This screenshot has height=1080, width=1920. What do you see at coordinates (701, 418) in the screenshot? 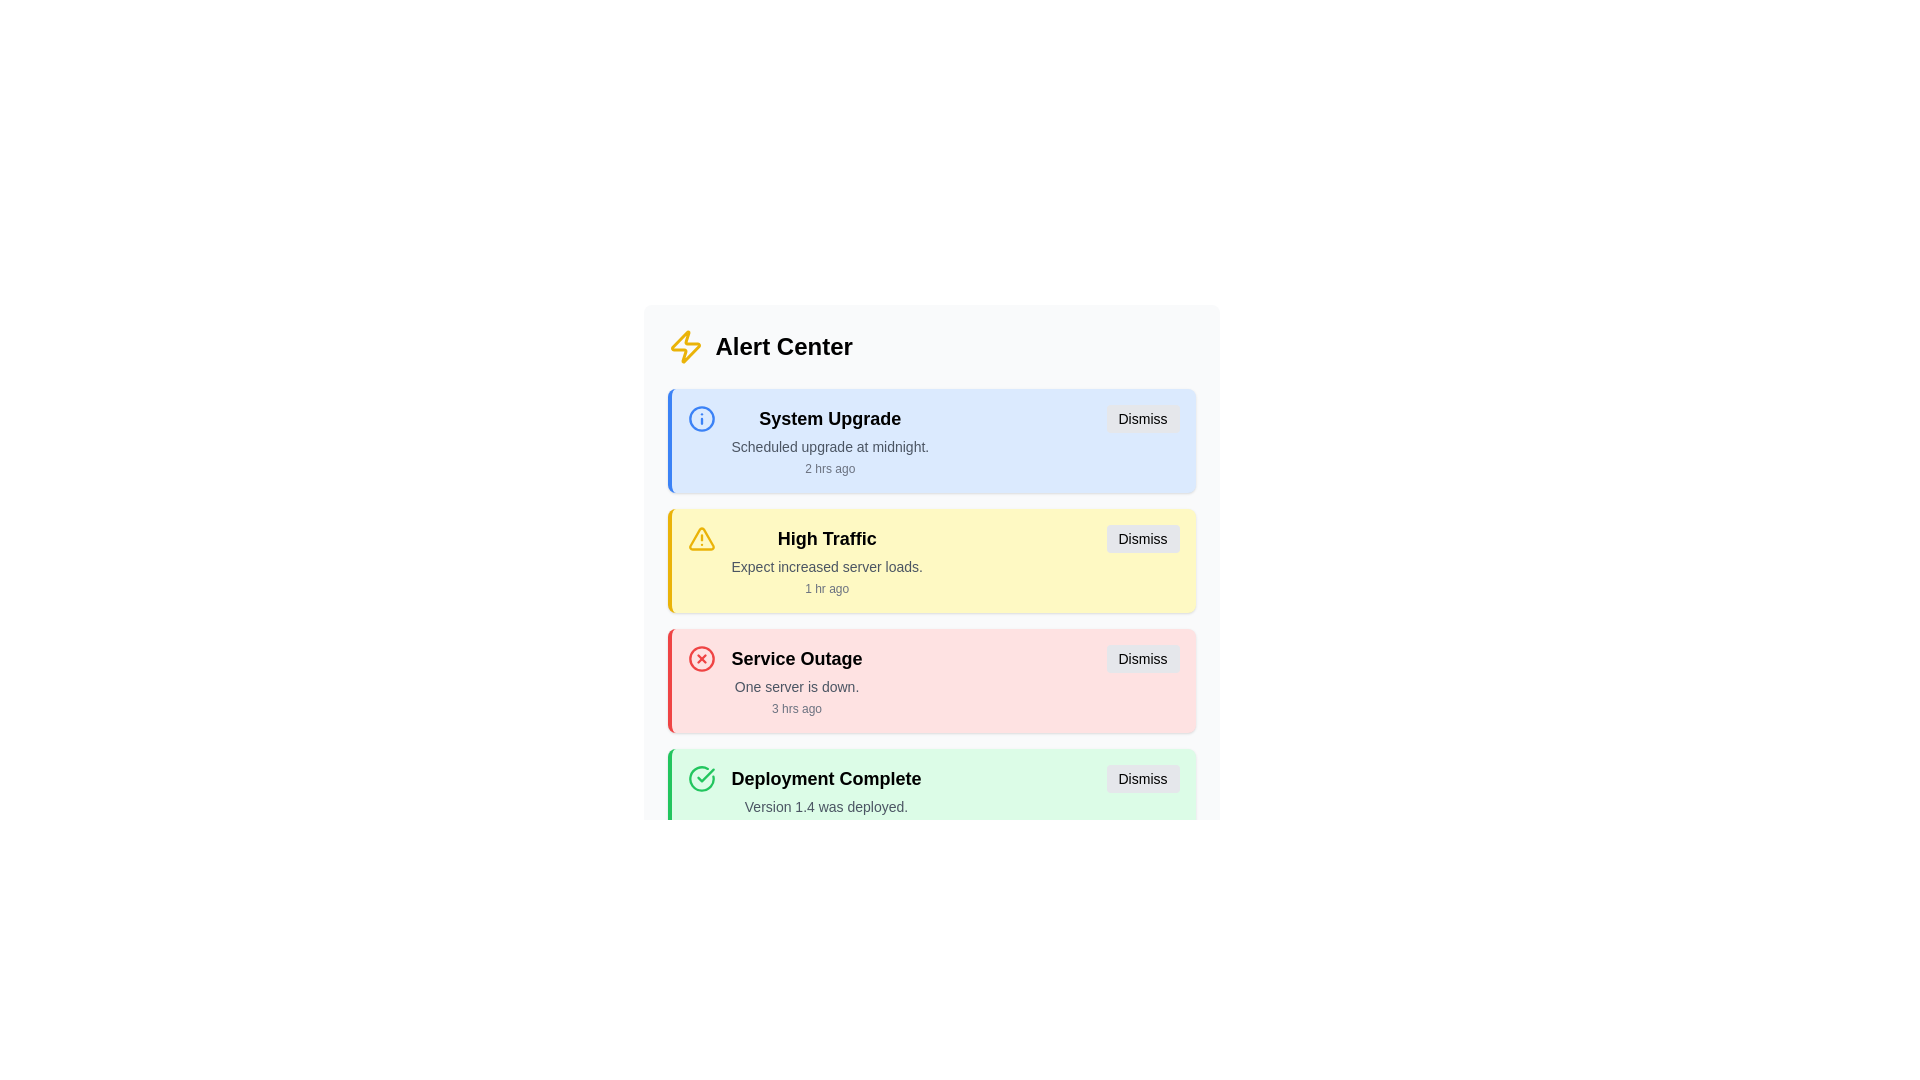
I see `the 'information' icon associated with the 'System Upgrade' notification message located in the blue-highlighted notification card at the top of the notification list` at bounding box center [701, 418].